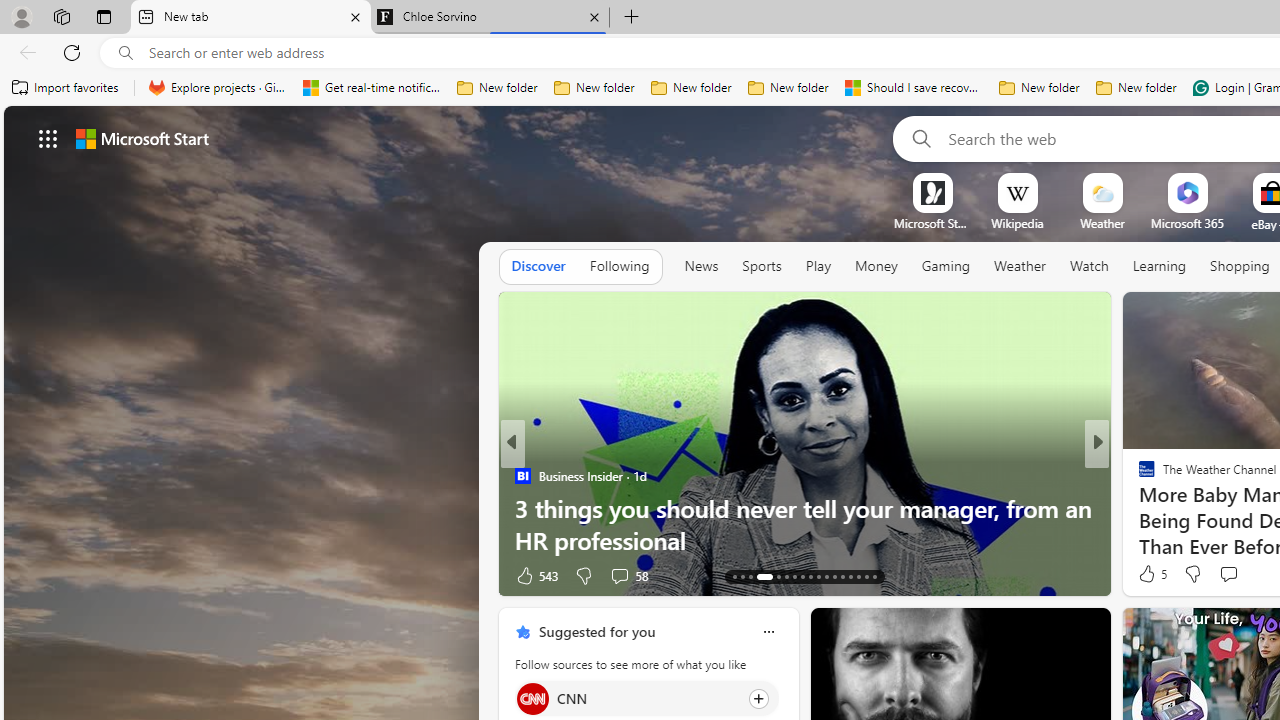 Image resolution: width=1280 pixels, height=720 pixels. I want to click on 'Learning', so click(1159, 265).